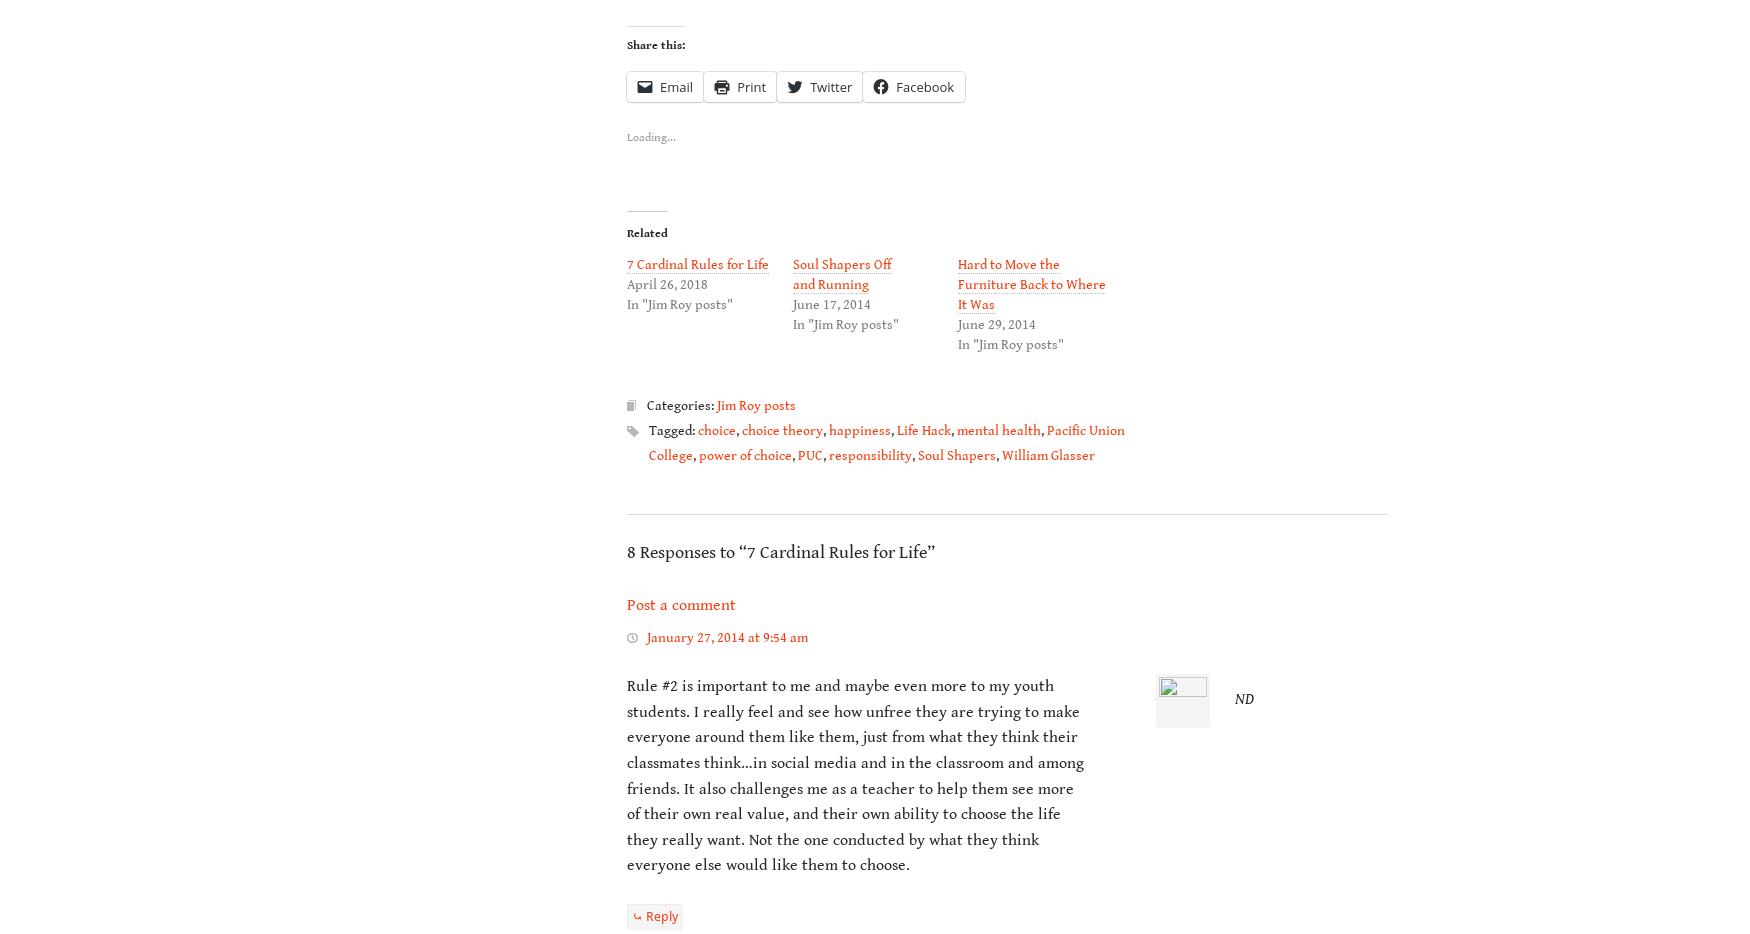 This screenshot has height=934, width=1750. I want to click on 'Share this:', so click(655, 43).